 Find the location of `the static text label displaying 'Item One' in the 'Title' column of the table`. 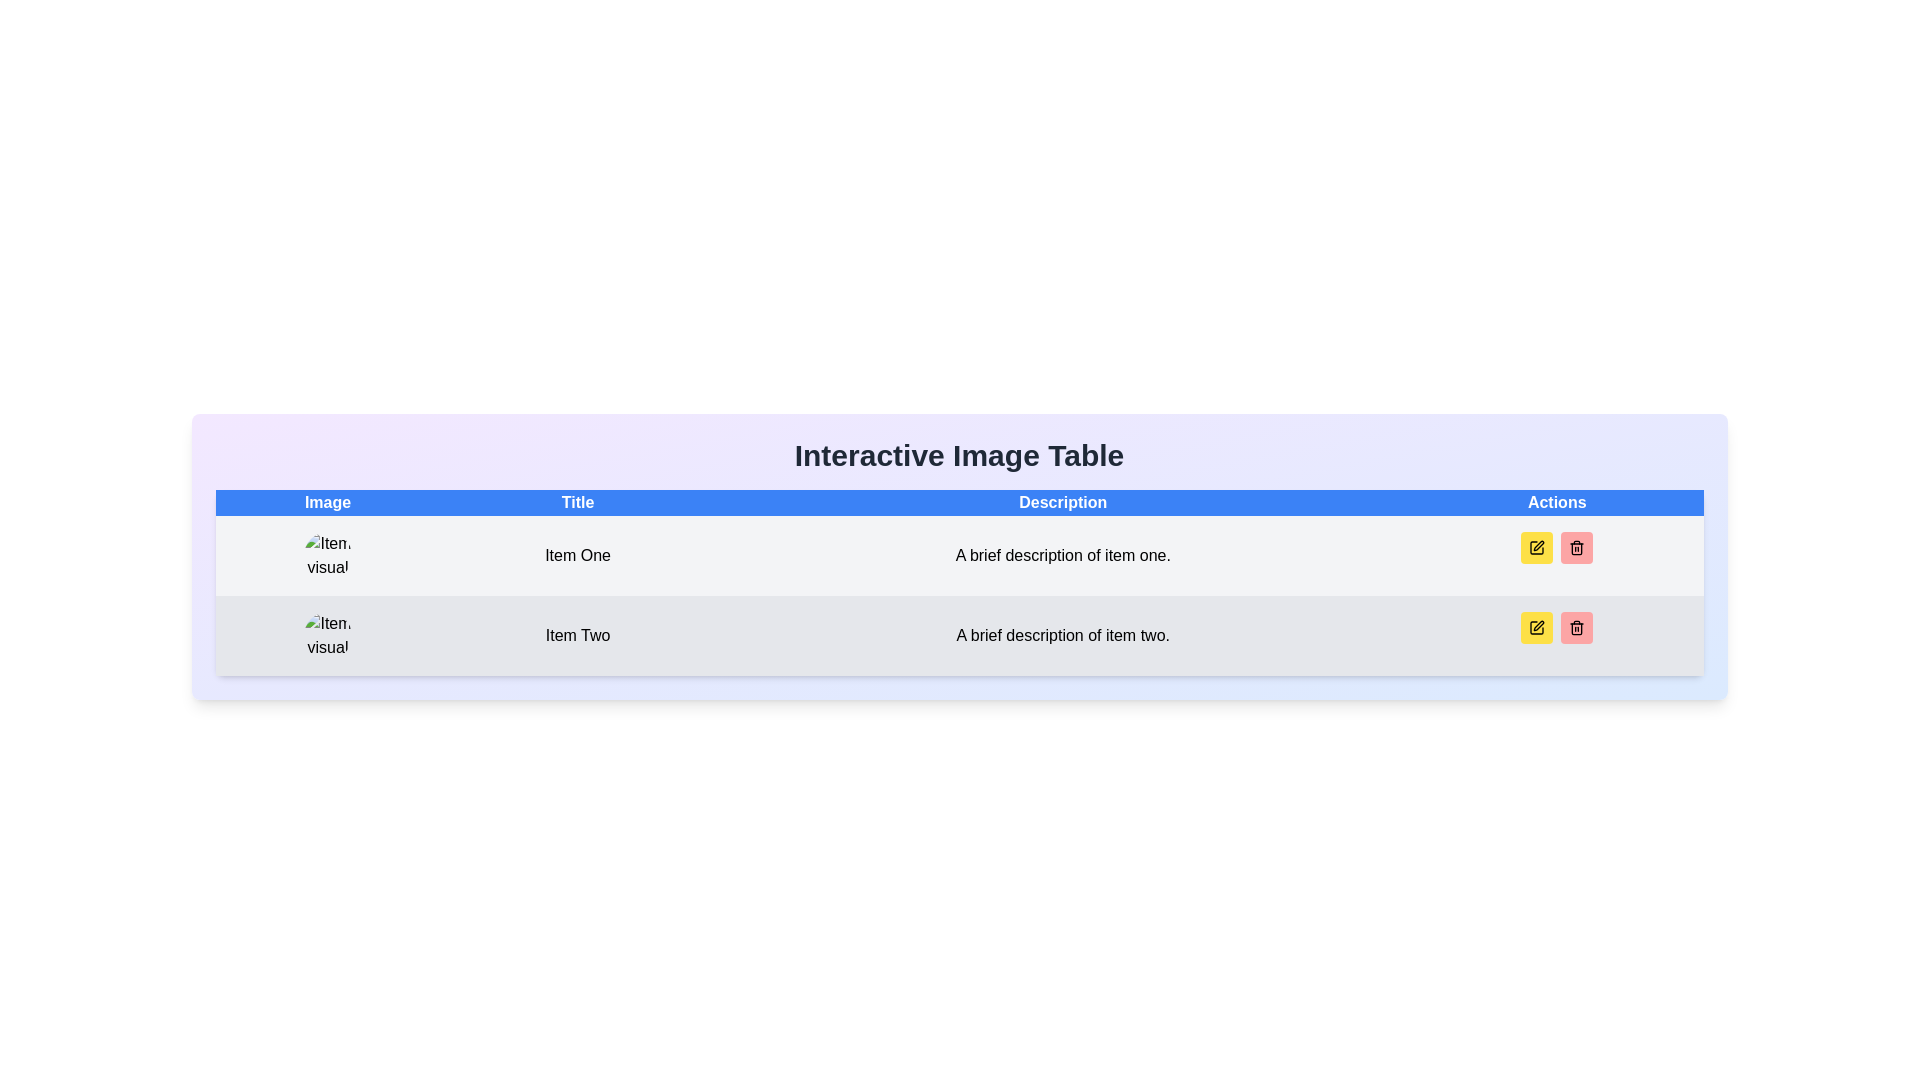

the static text label displaying 'Item One' in the 'Title' column of the table is located at coordinates (577, 555).